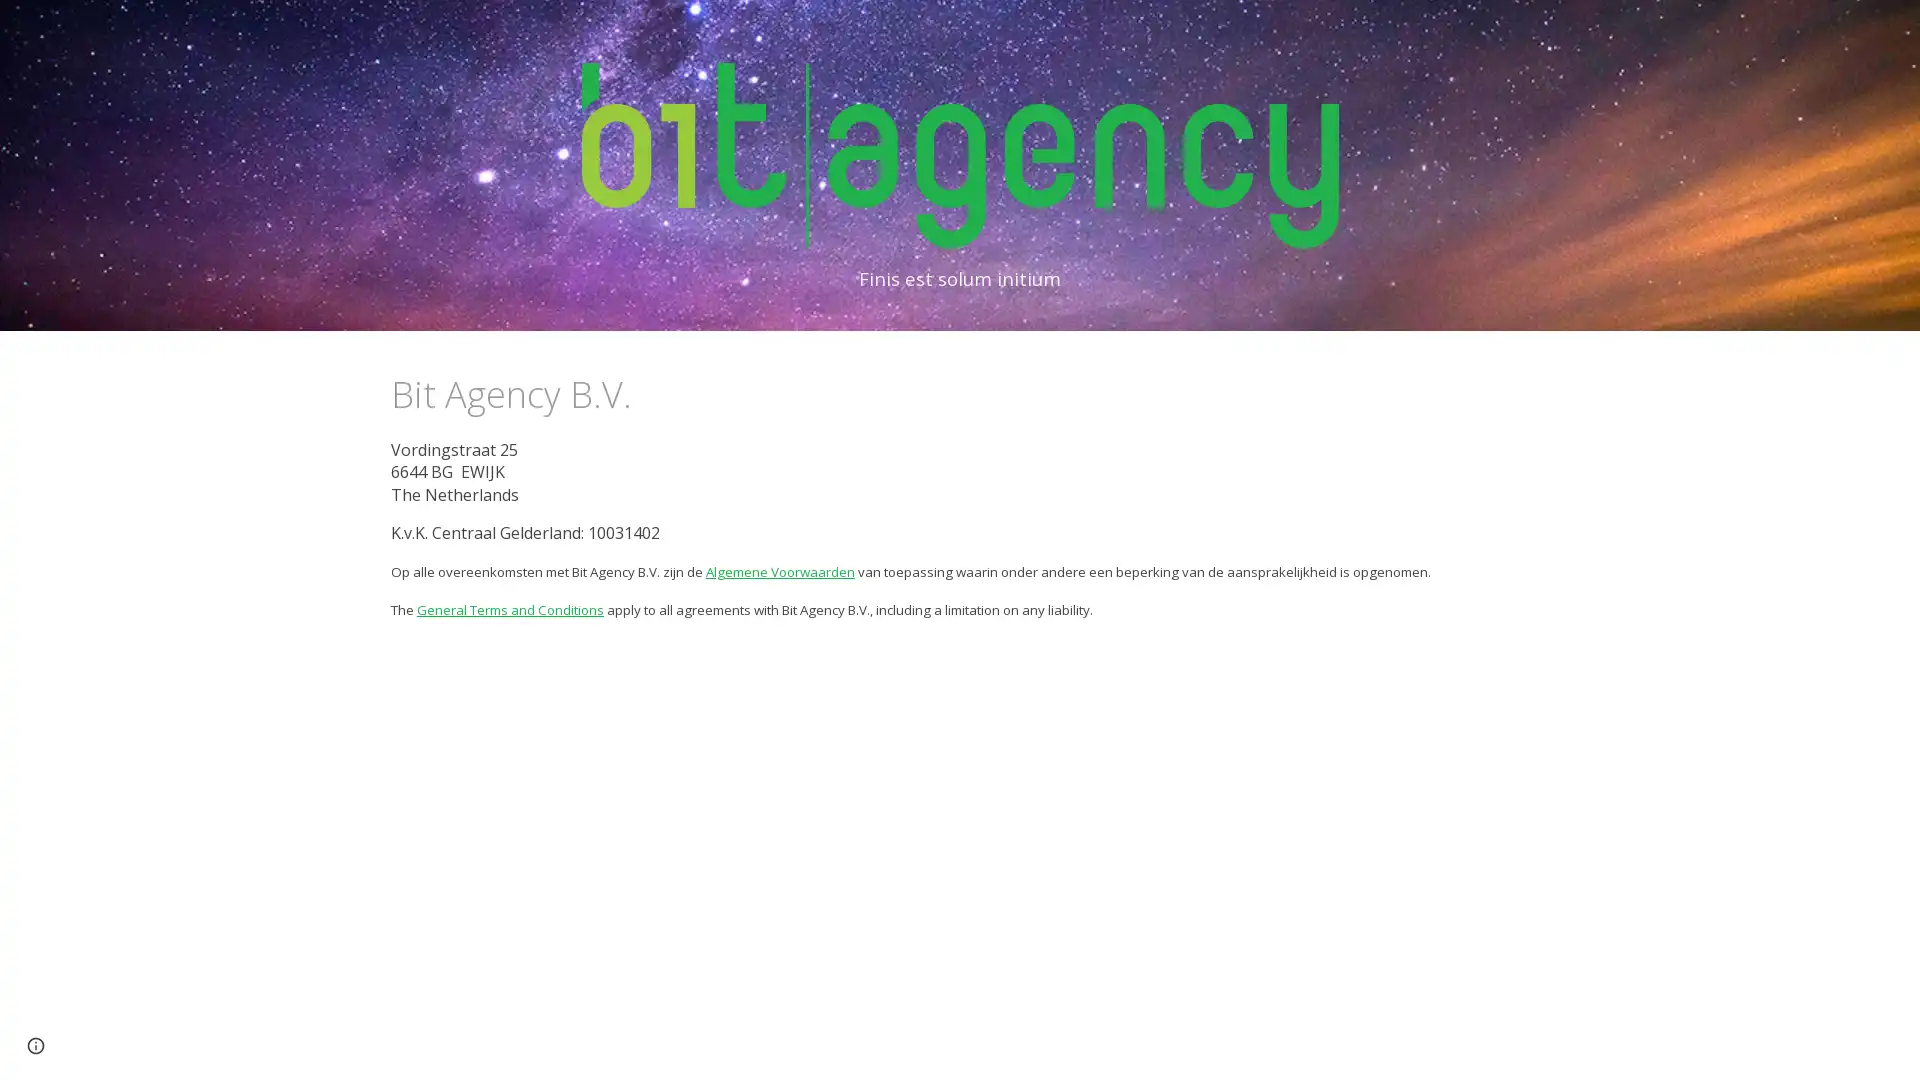  What do you see at coordinates (35, 1044) in the screenshot?
I see `Site actions` at bounding box center [35, 1044].